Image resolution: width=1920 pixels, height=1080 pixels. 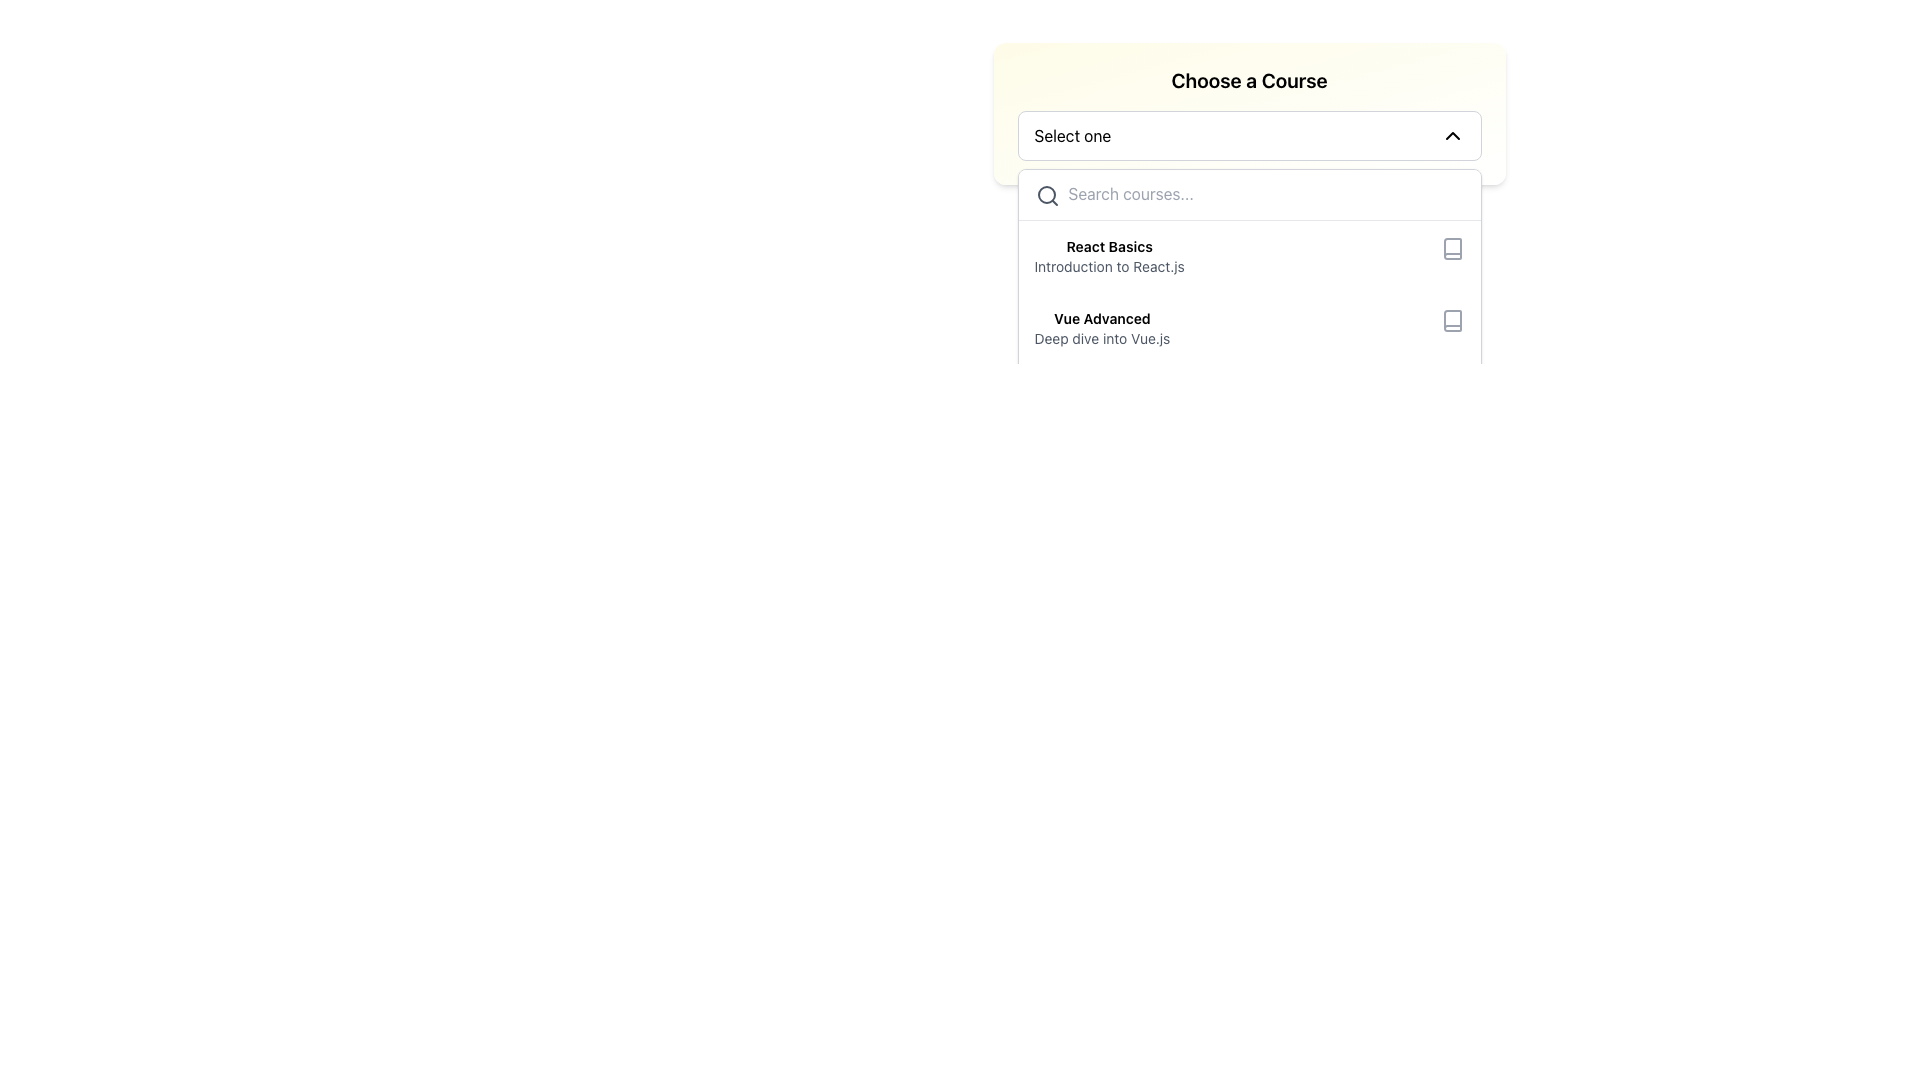 I want to click on the SVG Icon located to the right of the text 'React BasicsIntroduction to React.js', which serves as an indicator or button for additional functionality, so click(x=1452, y=247).